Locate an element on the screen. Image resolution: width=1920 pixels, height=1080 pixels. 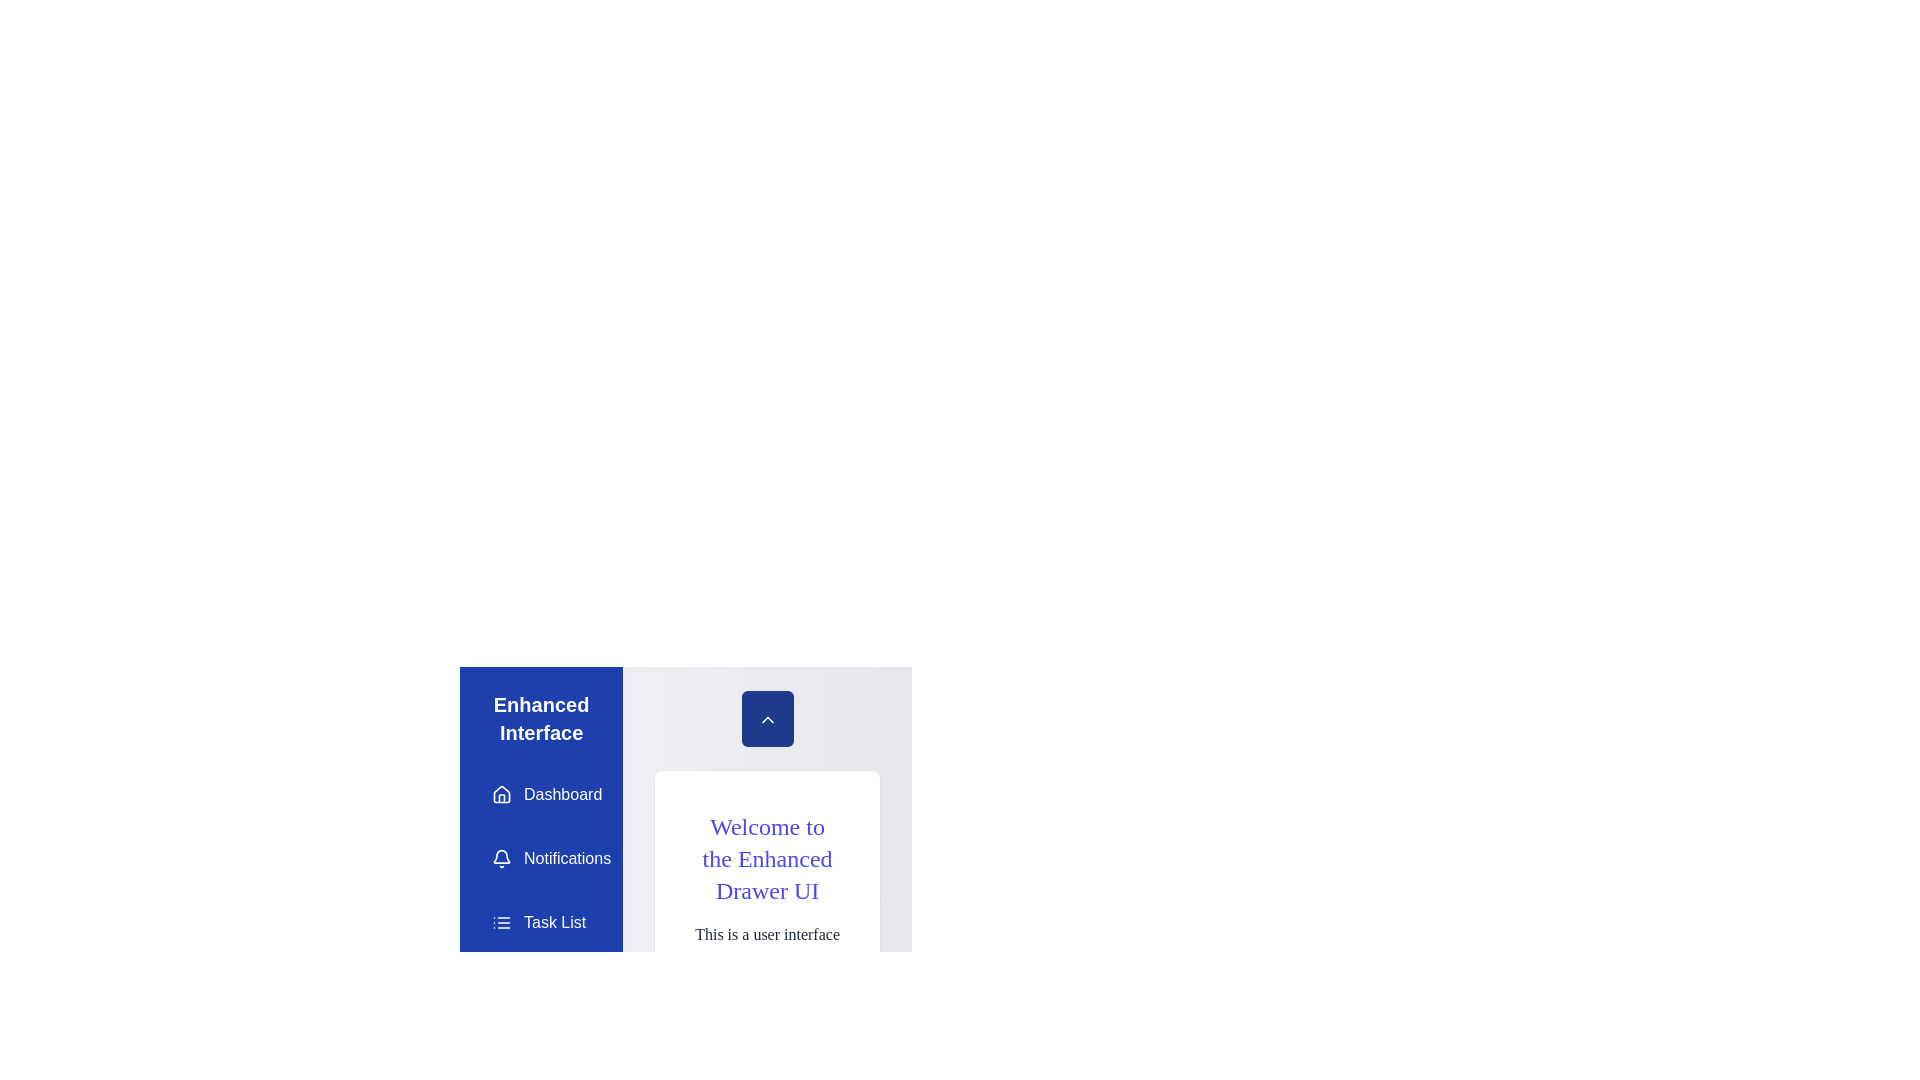
the text 'Welcome to the Enhanced Drawer UI' in the main content area is located at coordinates (695, 810).